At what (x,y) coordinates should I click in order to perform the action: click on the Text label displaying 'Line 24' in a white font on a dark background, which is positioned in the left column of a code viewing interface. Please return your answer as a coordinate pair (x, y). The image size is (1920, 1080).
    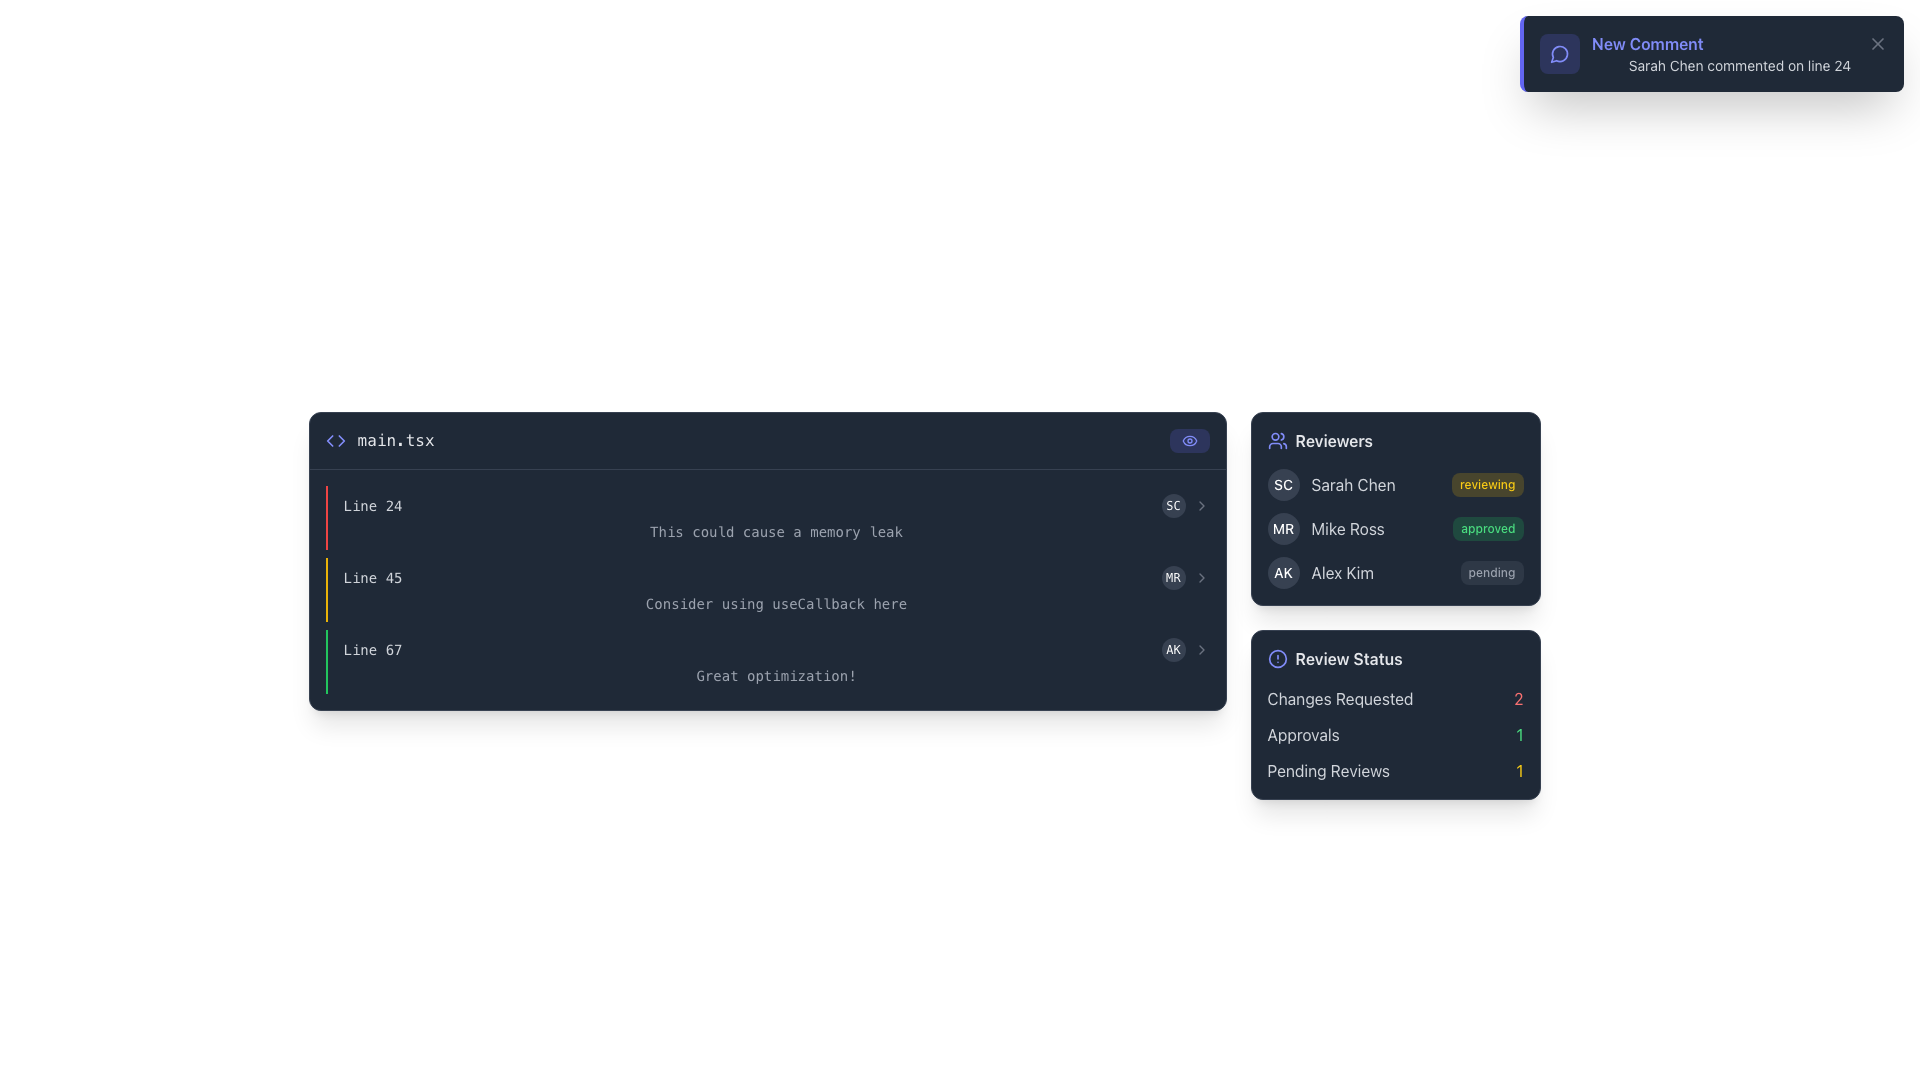
    Looking at the image, I should click on (373, 504).